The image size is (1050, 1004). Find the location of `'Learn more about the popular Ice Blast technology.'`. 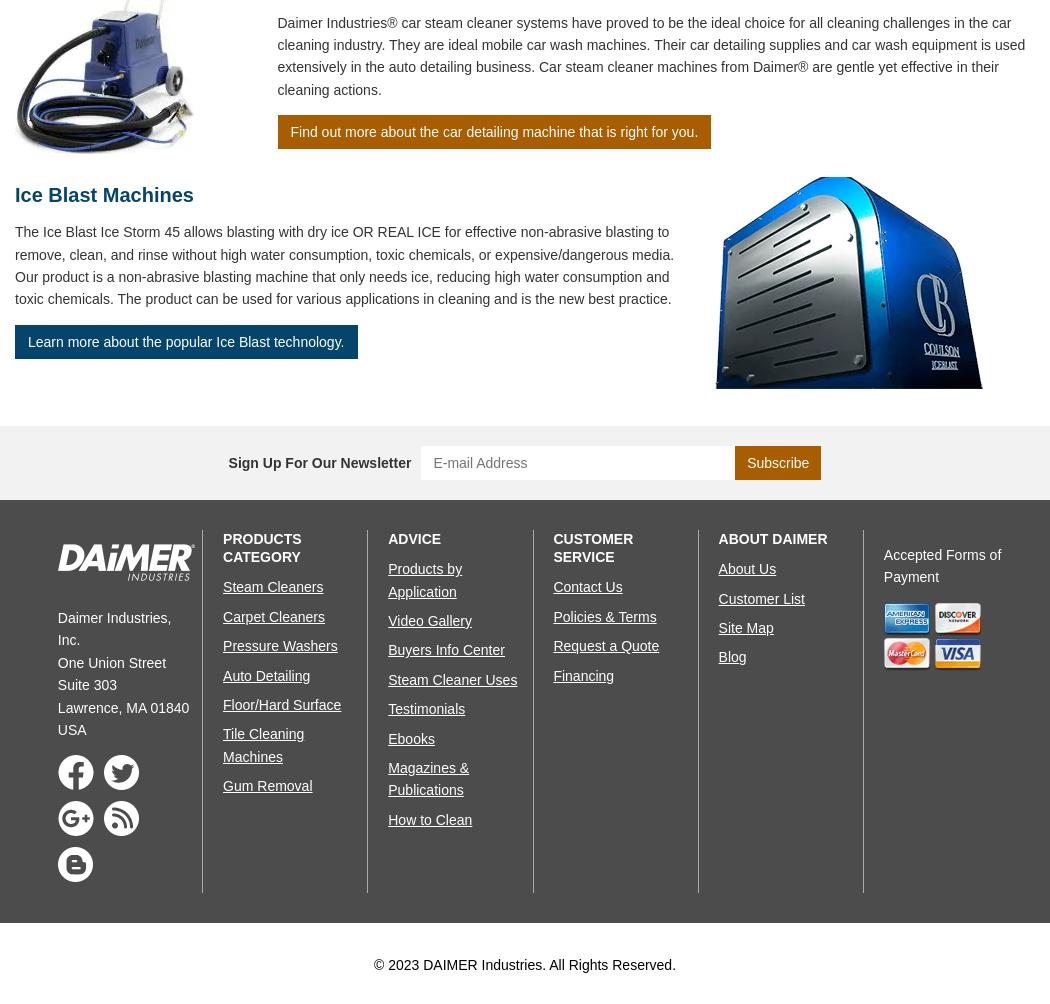

'Learn more about the popular Ice Blast technology.' is located at coordinates (28, 340).